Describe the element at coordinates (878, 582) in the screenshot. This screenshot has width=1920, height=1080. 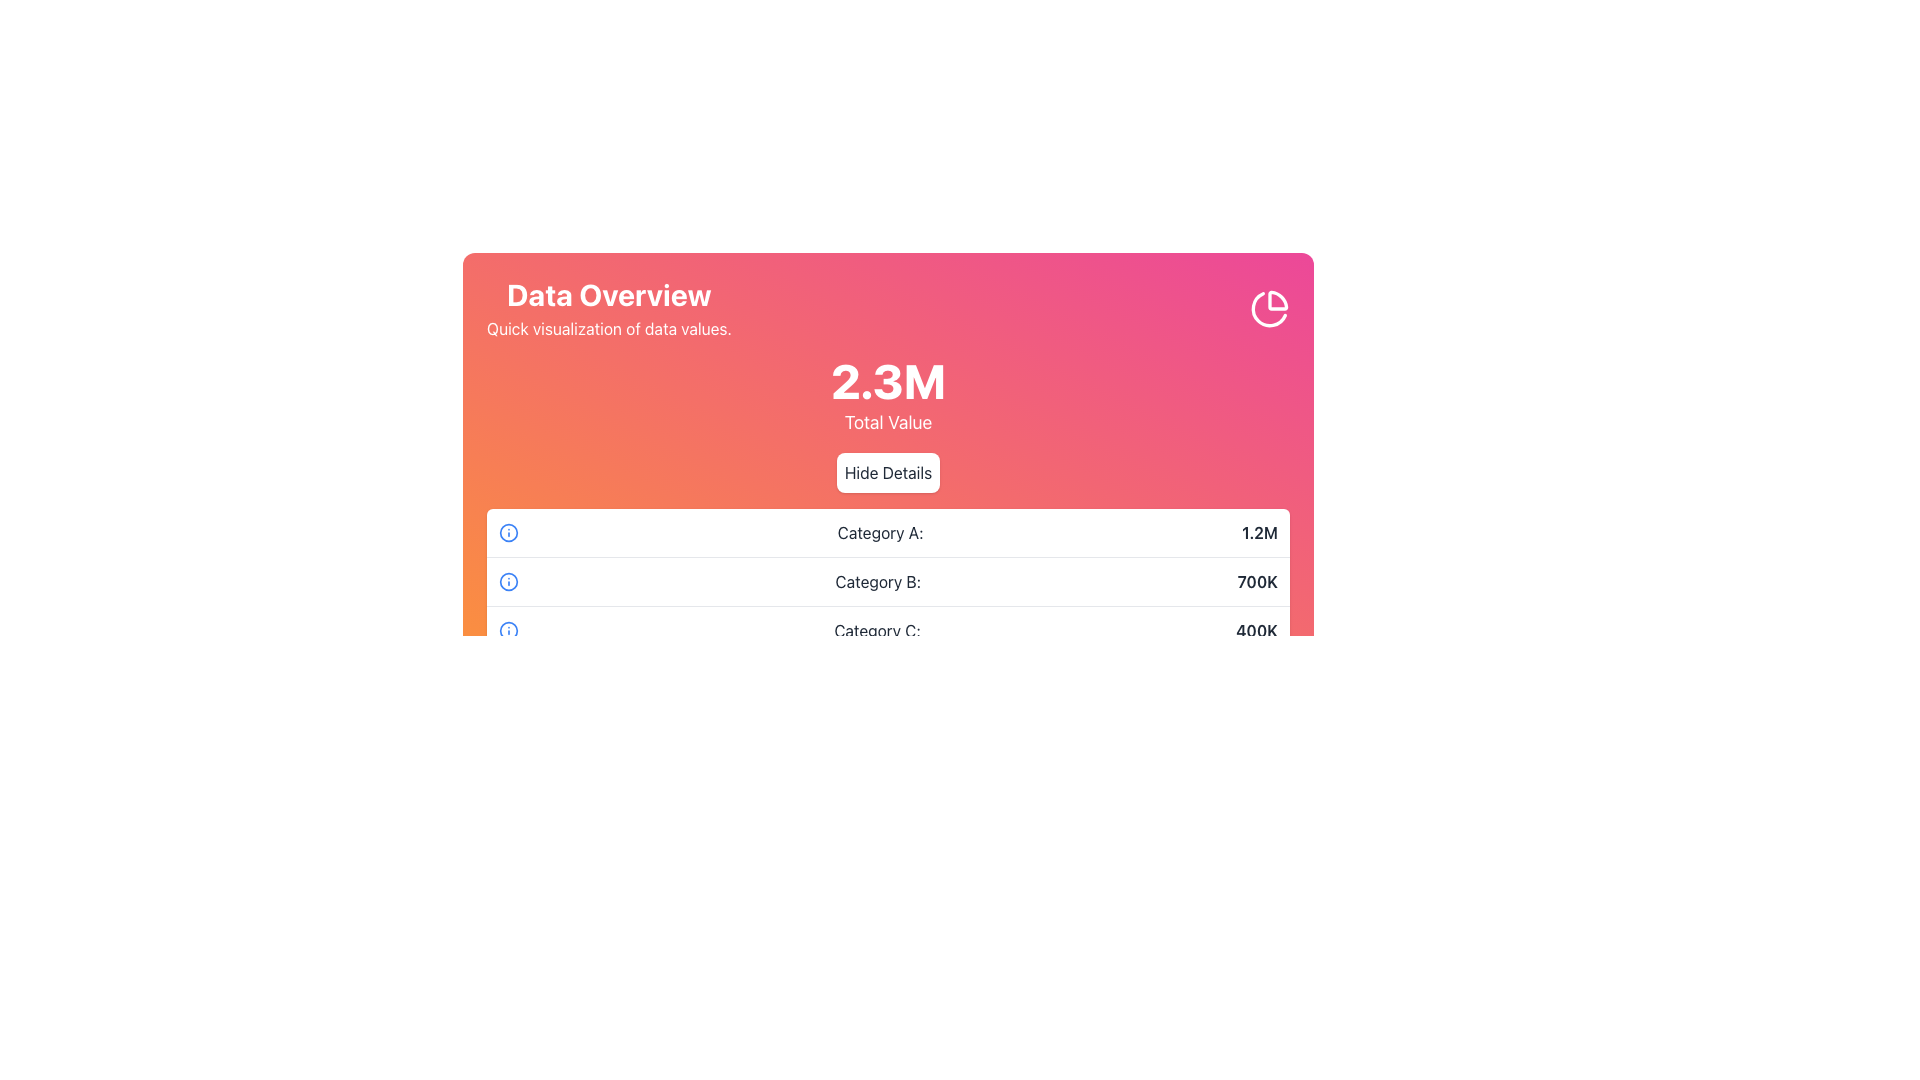
I see `the 'Category B' text label, which indicates a data category and is positioned centrally in the second row of a list of categories` at that location.